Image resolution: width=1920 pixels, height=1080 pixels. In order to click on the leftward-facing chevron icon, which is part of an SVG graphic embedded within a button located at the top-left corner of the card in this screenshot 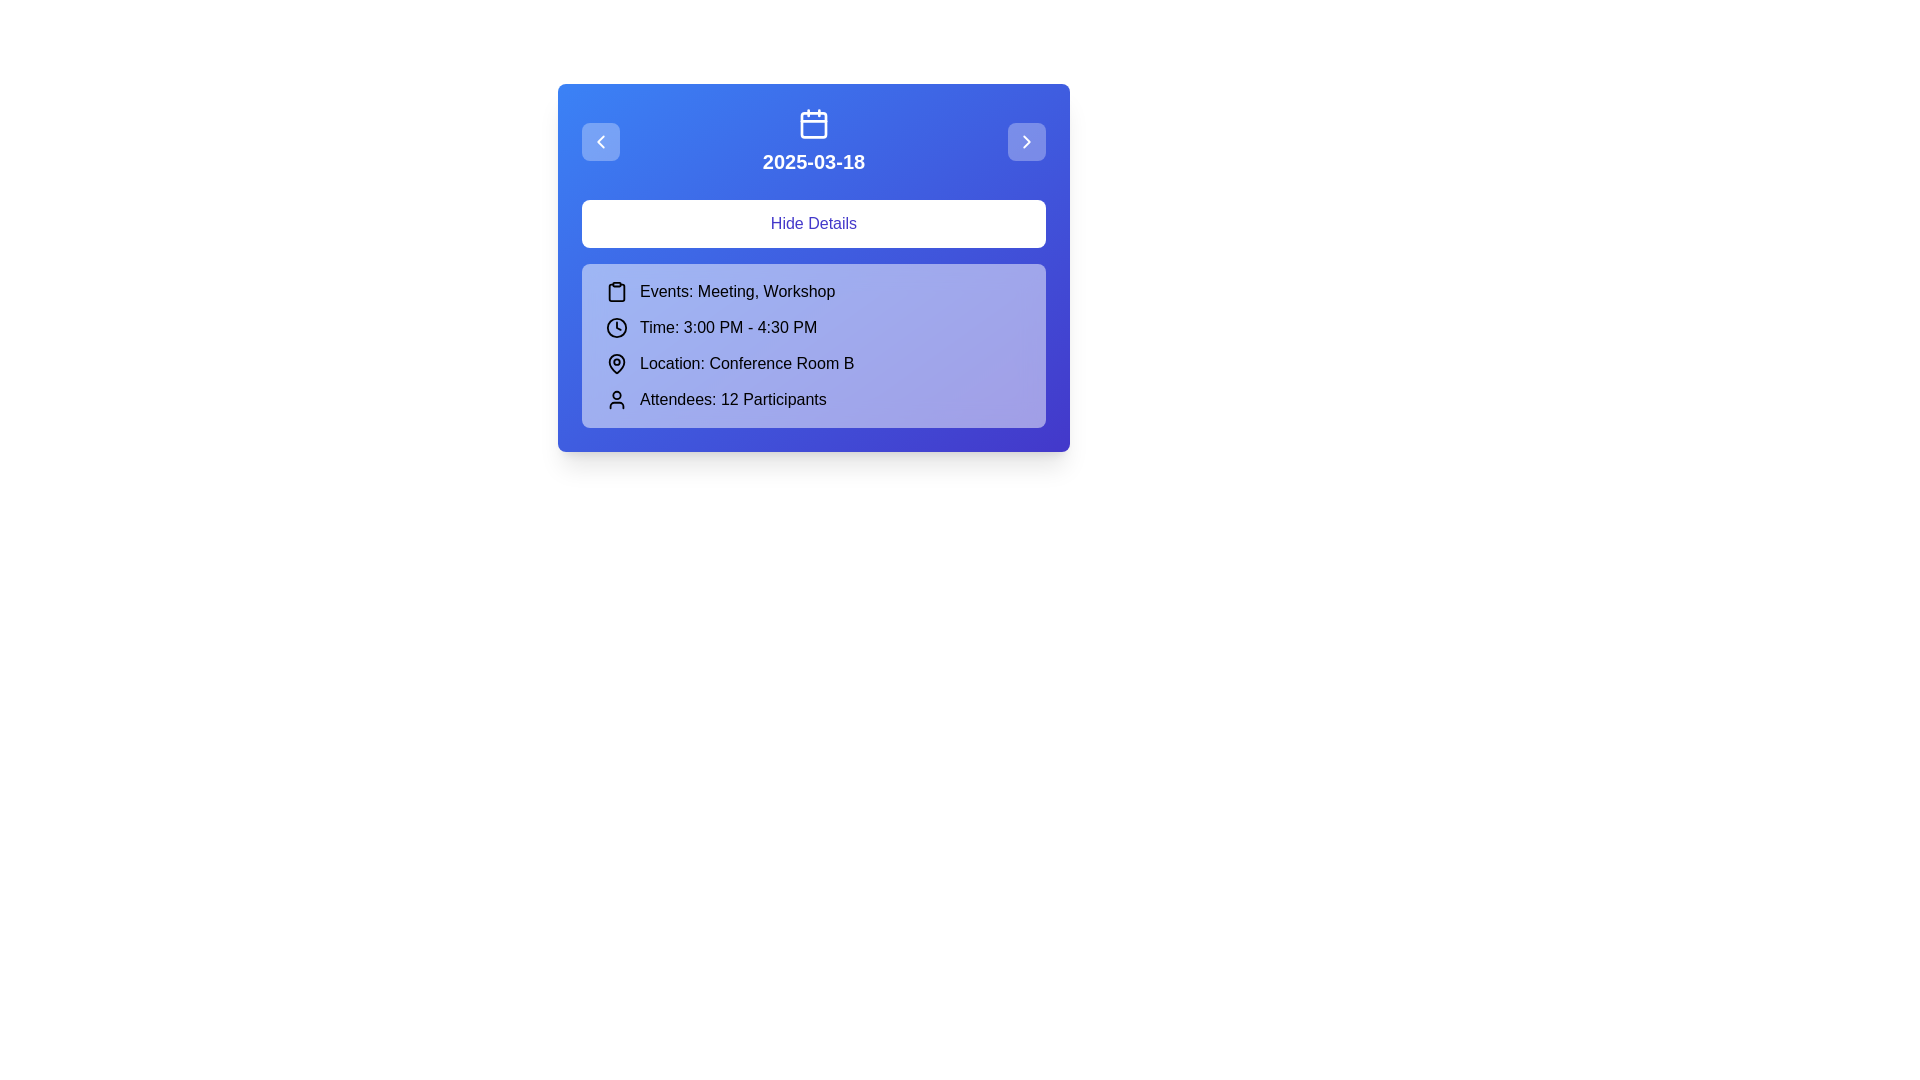, I will do `click(599, 141)`.